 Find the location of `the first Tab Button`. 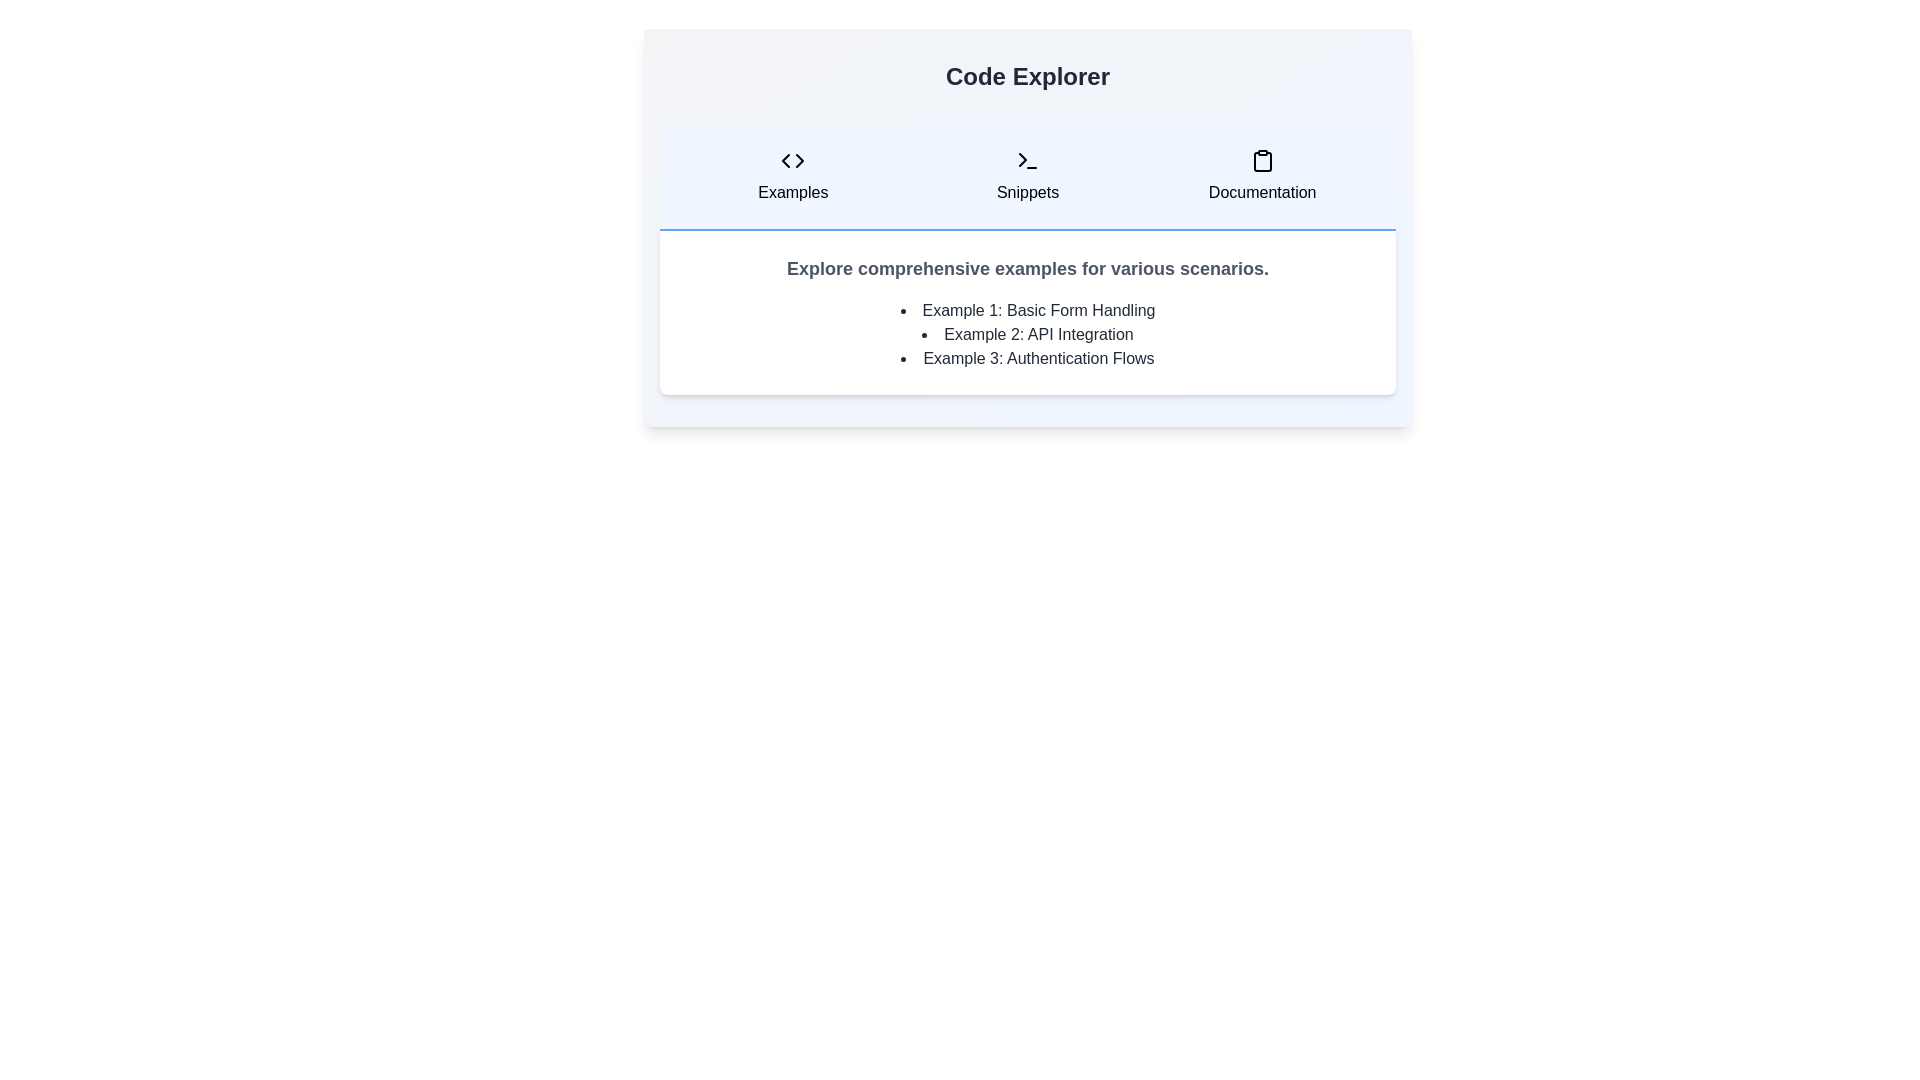

the first Tab Button is located at coordinates (792, 176).